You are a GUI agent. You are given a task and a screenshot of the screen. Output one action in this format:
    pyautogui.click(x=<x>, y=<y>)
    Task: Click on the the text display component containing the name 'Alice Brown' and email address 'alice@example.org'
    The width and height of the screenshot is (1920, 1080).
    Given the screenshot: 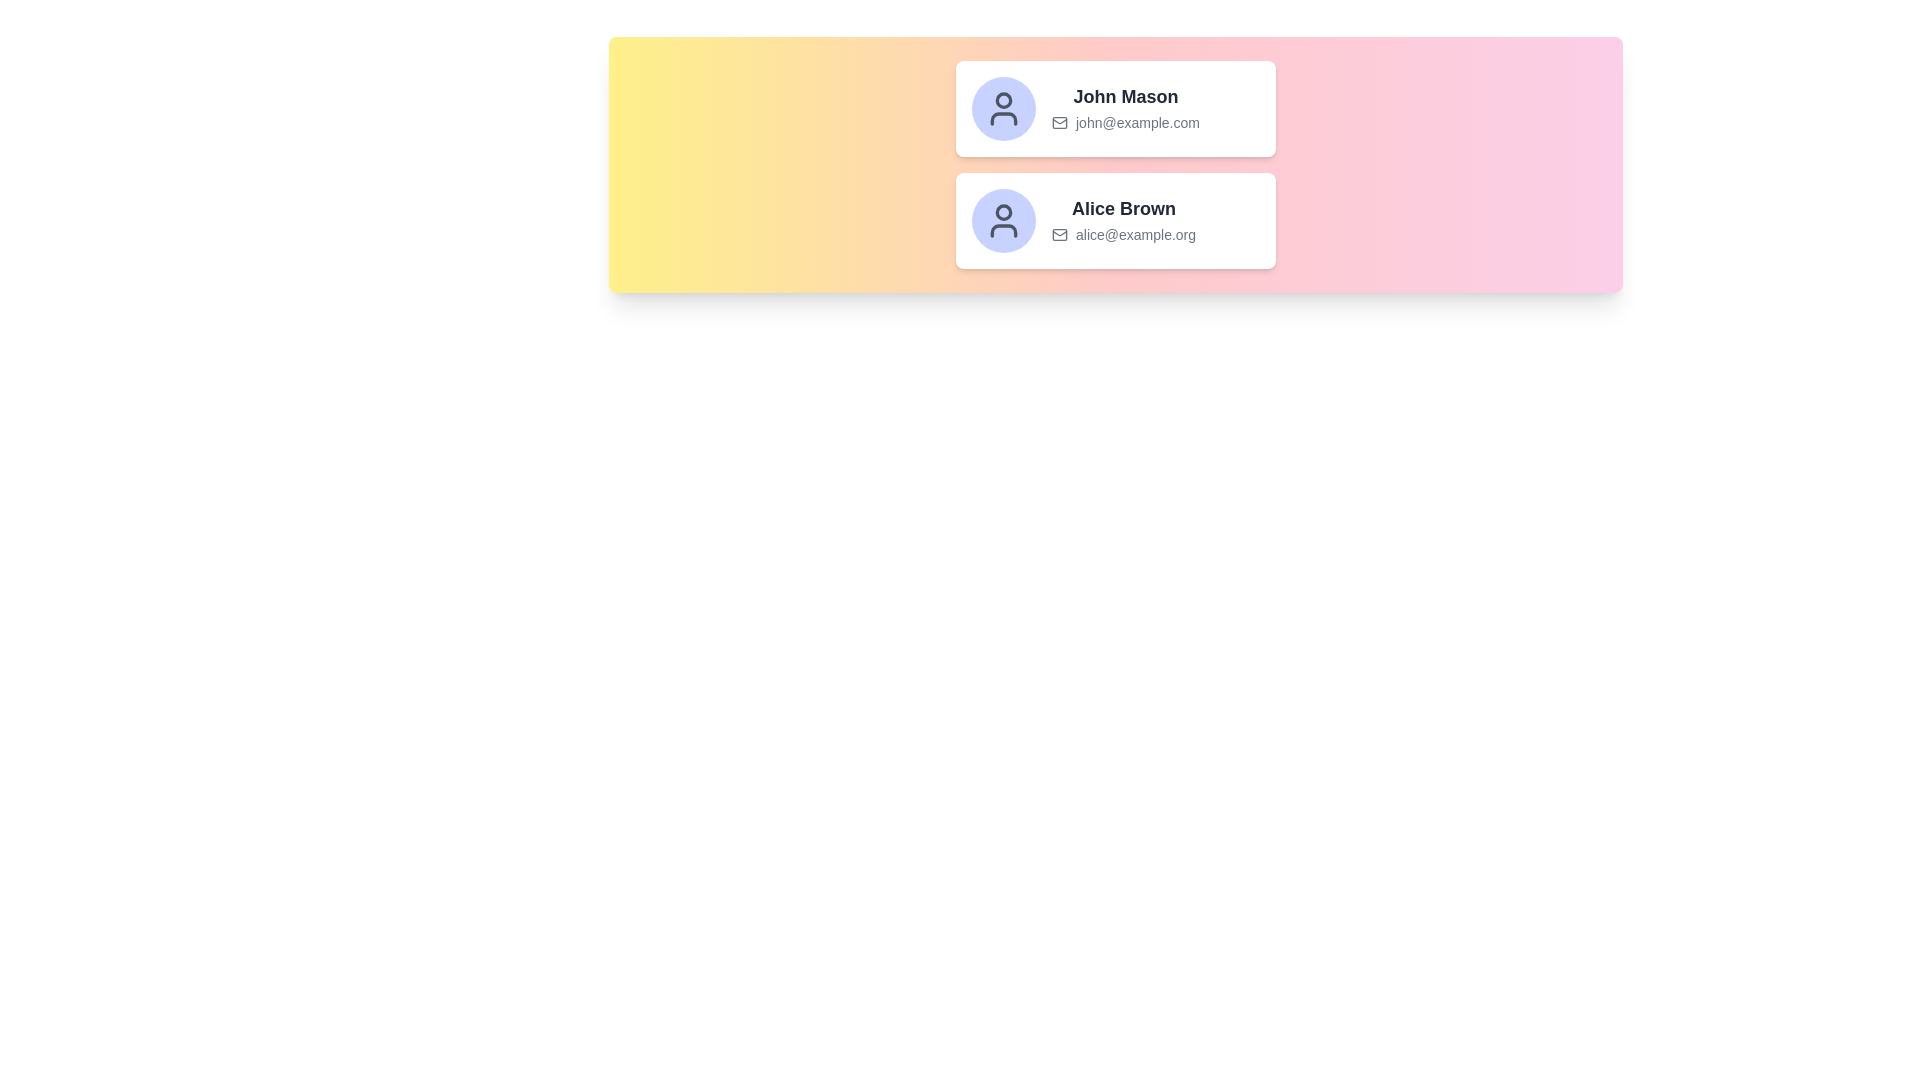 What is the action you would take?
    pyautogui.click(x=1123, y=220)
    